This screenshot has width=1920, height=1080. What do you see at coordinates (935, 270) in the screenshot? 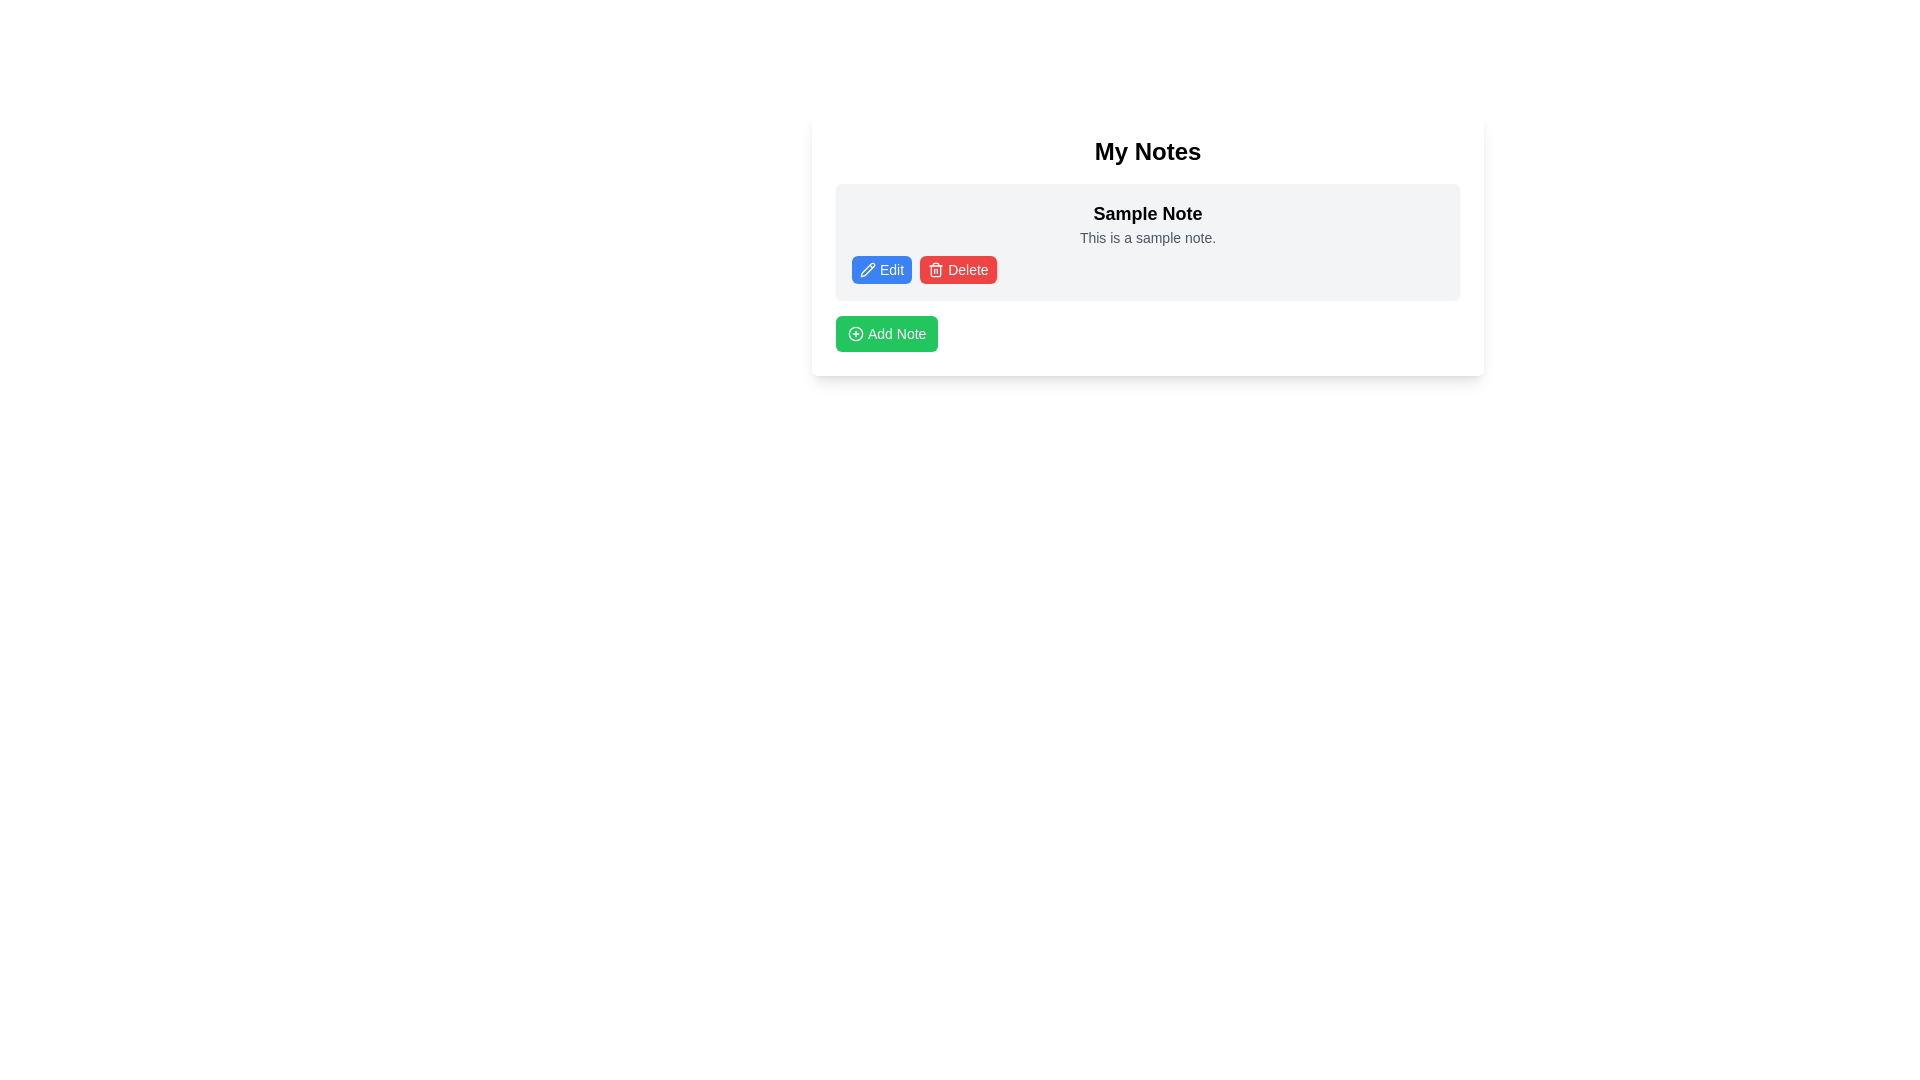
I see `the trash bin icon within the red 'Delete' button for accessibility interactions` at bounding box center [935, 270].